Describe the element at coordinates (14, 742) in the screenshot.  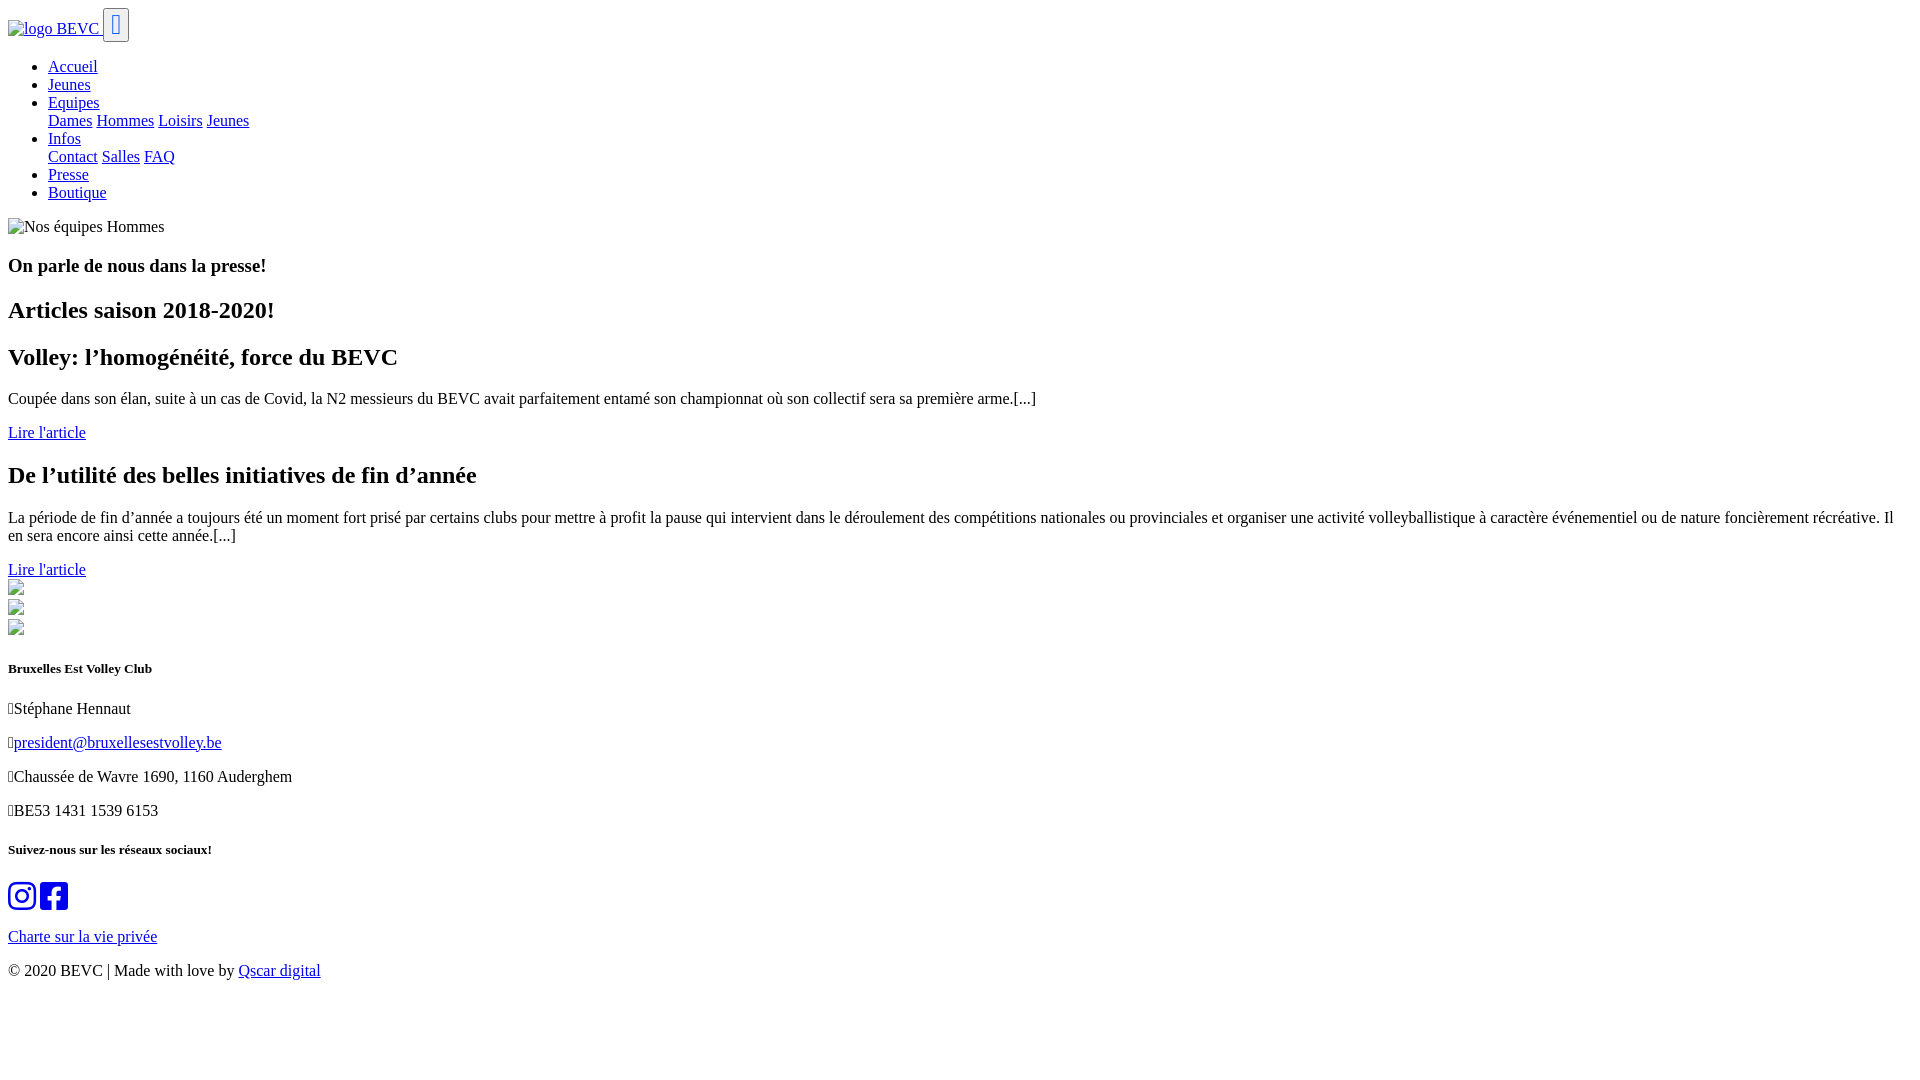
I see `'president@bruxellesestvolley.be'` at that location.